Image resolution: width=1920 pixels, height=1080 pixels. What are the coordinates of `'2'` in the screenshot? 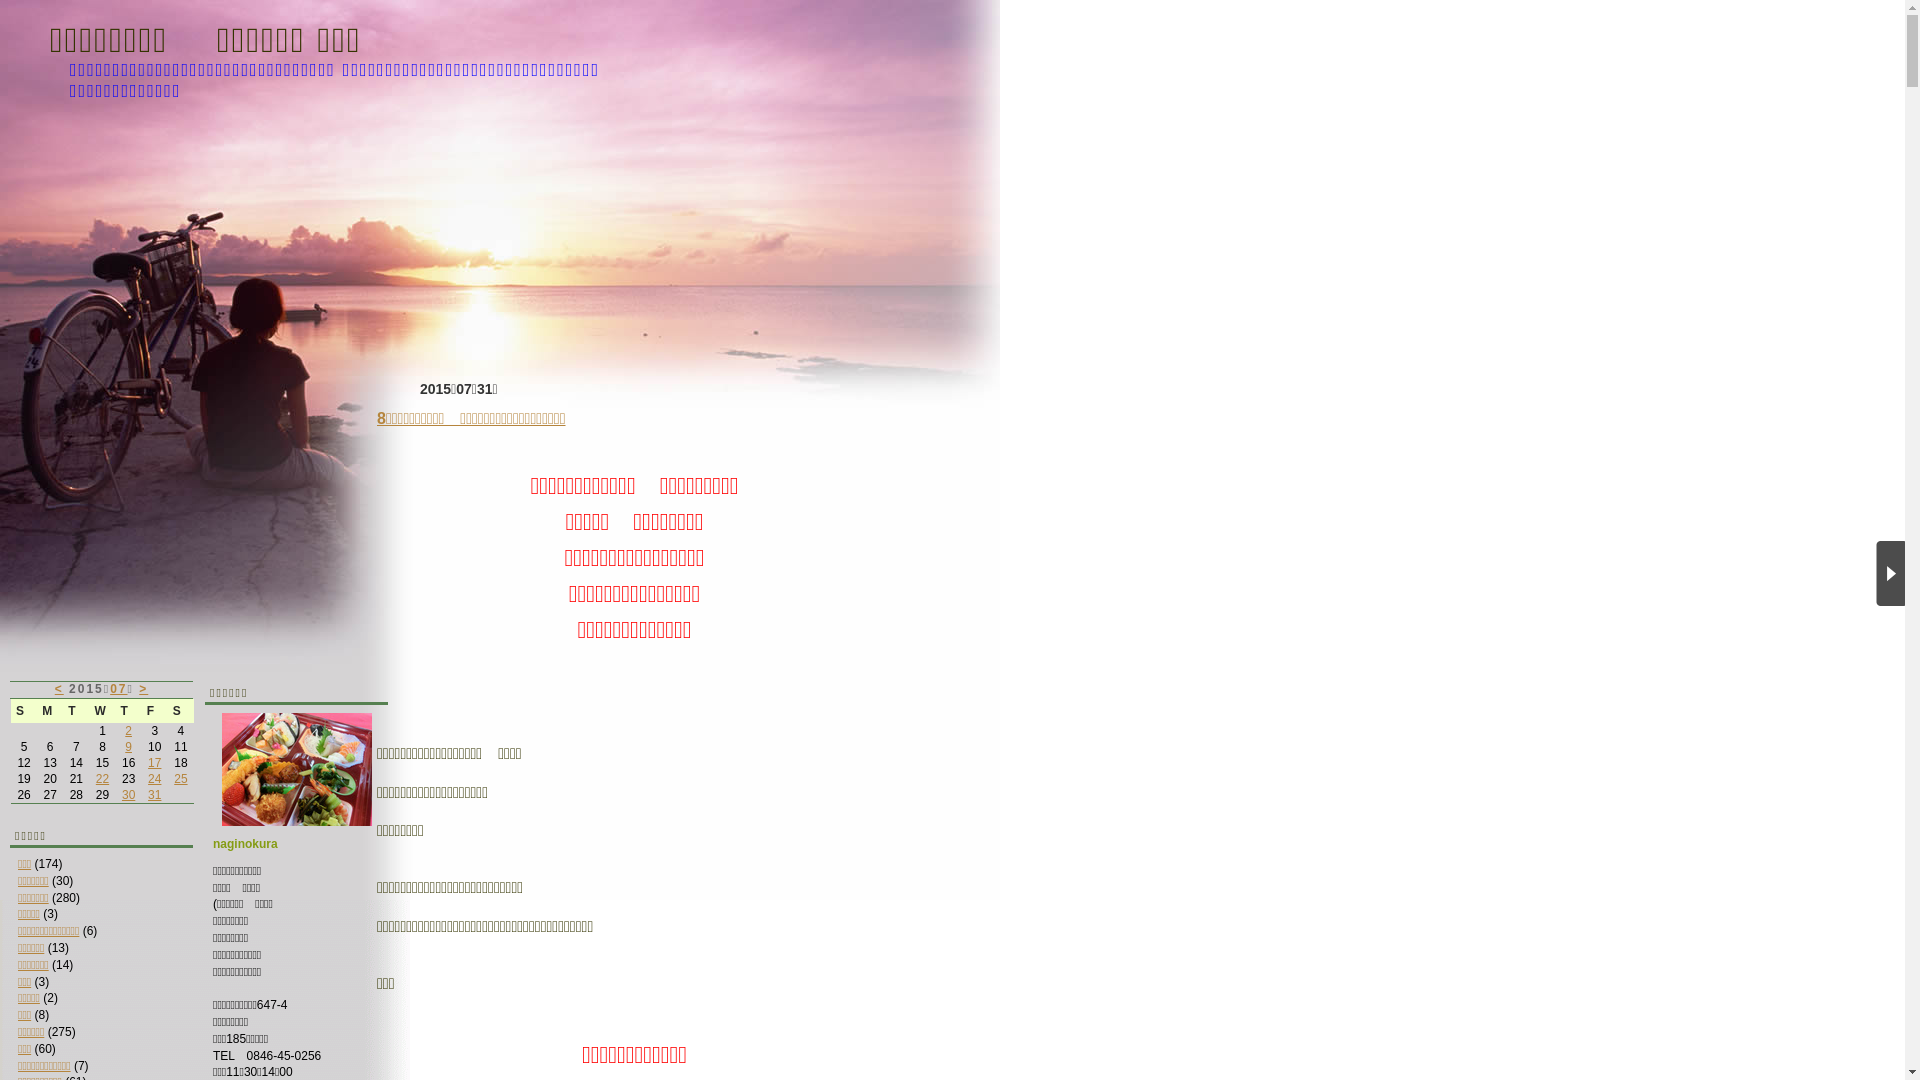 It's located at (127, 731).